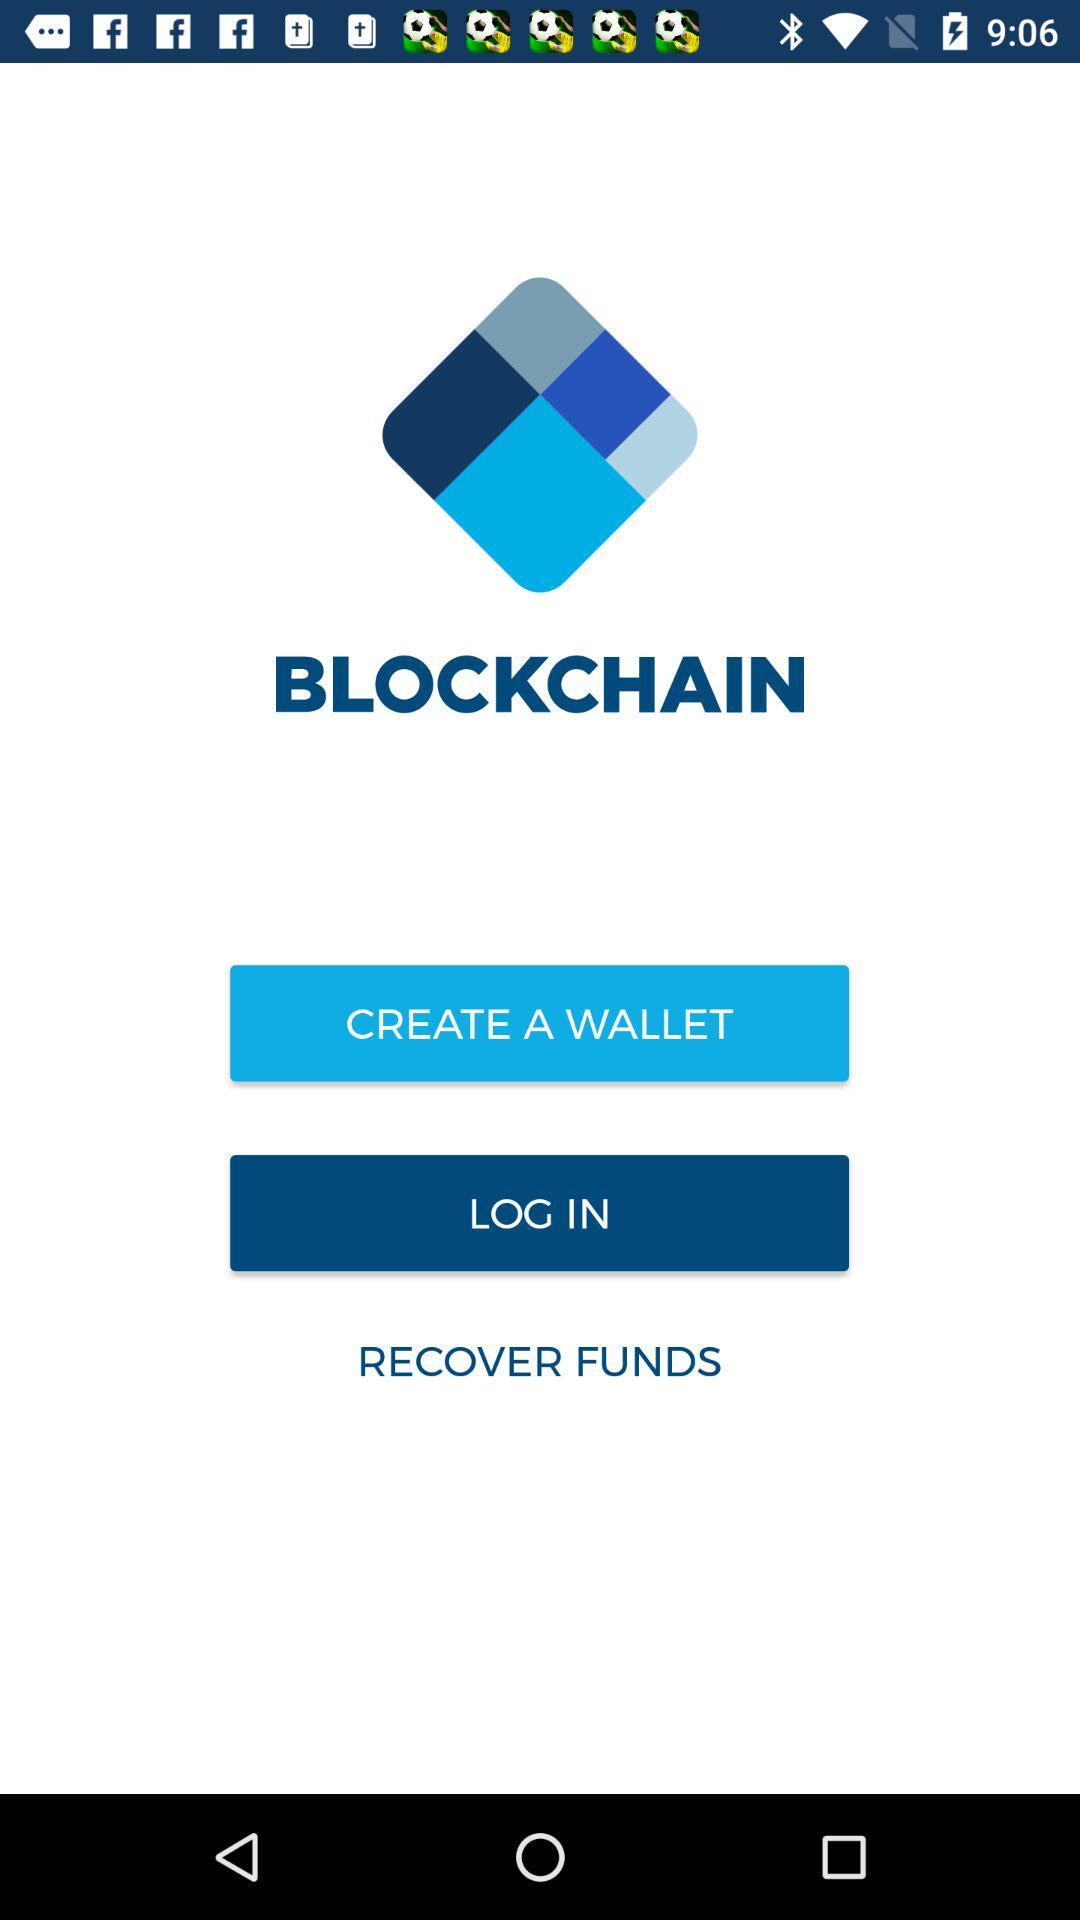 The image size is (1080, 1920). What do you see at coordinates (538, 1212) in the screenshot?
I see `the icon above the recover funds item` at bounding box center [538, 1212].